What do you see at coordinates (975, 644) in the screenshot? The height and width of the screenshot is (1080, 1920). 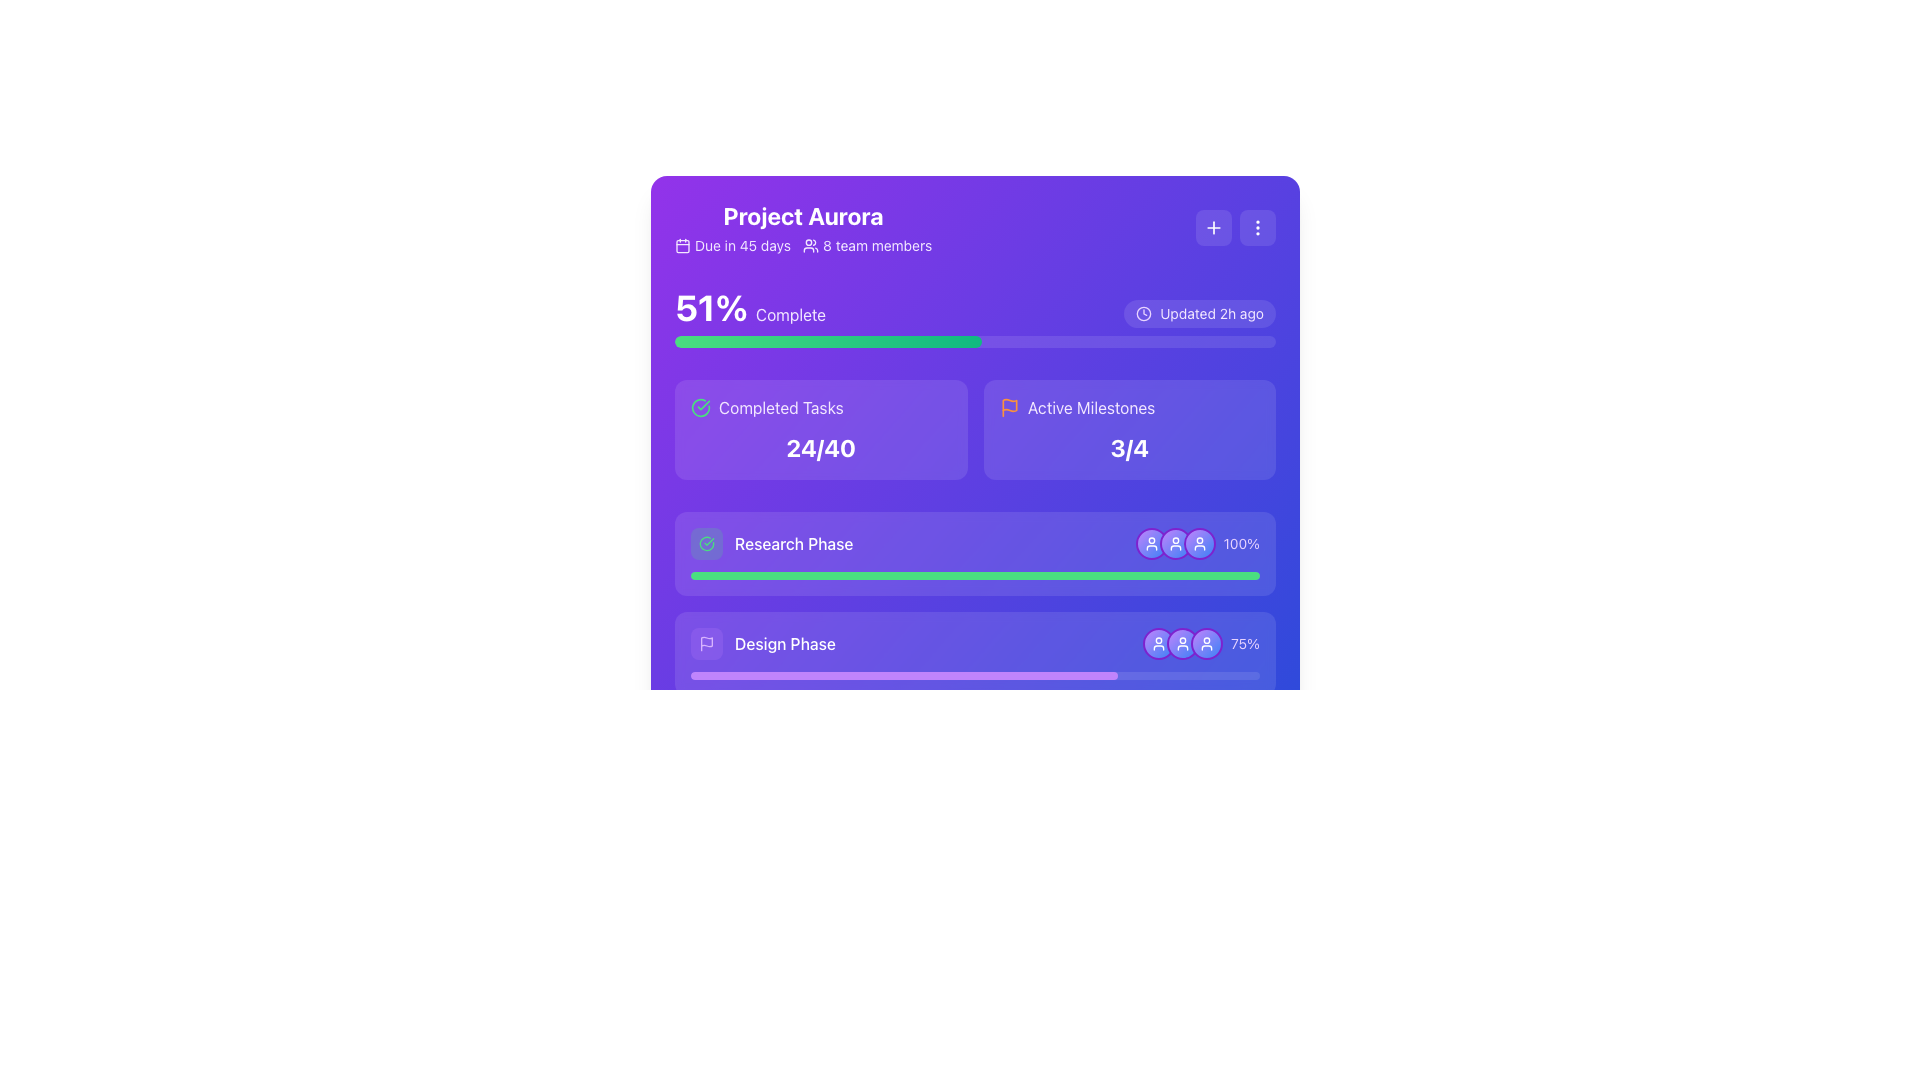 I see `the Progress bar labeled 'Design Phase' with a completion percentage of '75%', located near the bottom of the interface, beneath the 'Research Phase' section` at bounding box center [975, 644].